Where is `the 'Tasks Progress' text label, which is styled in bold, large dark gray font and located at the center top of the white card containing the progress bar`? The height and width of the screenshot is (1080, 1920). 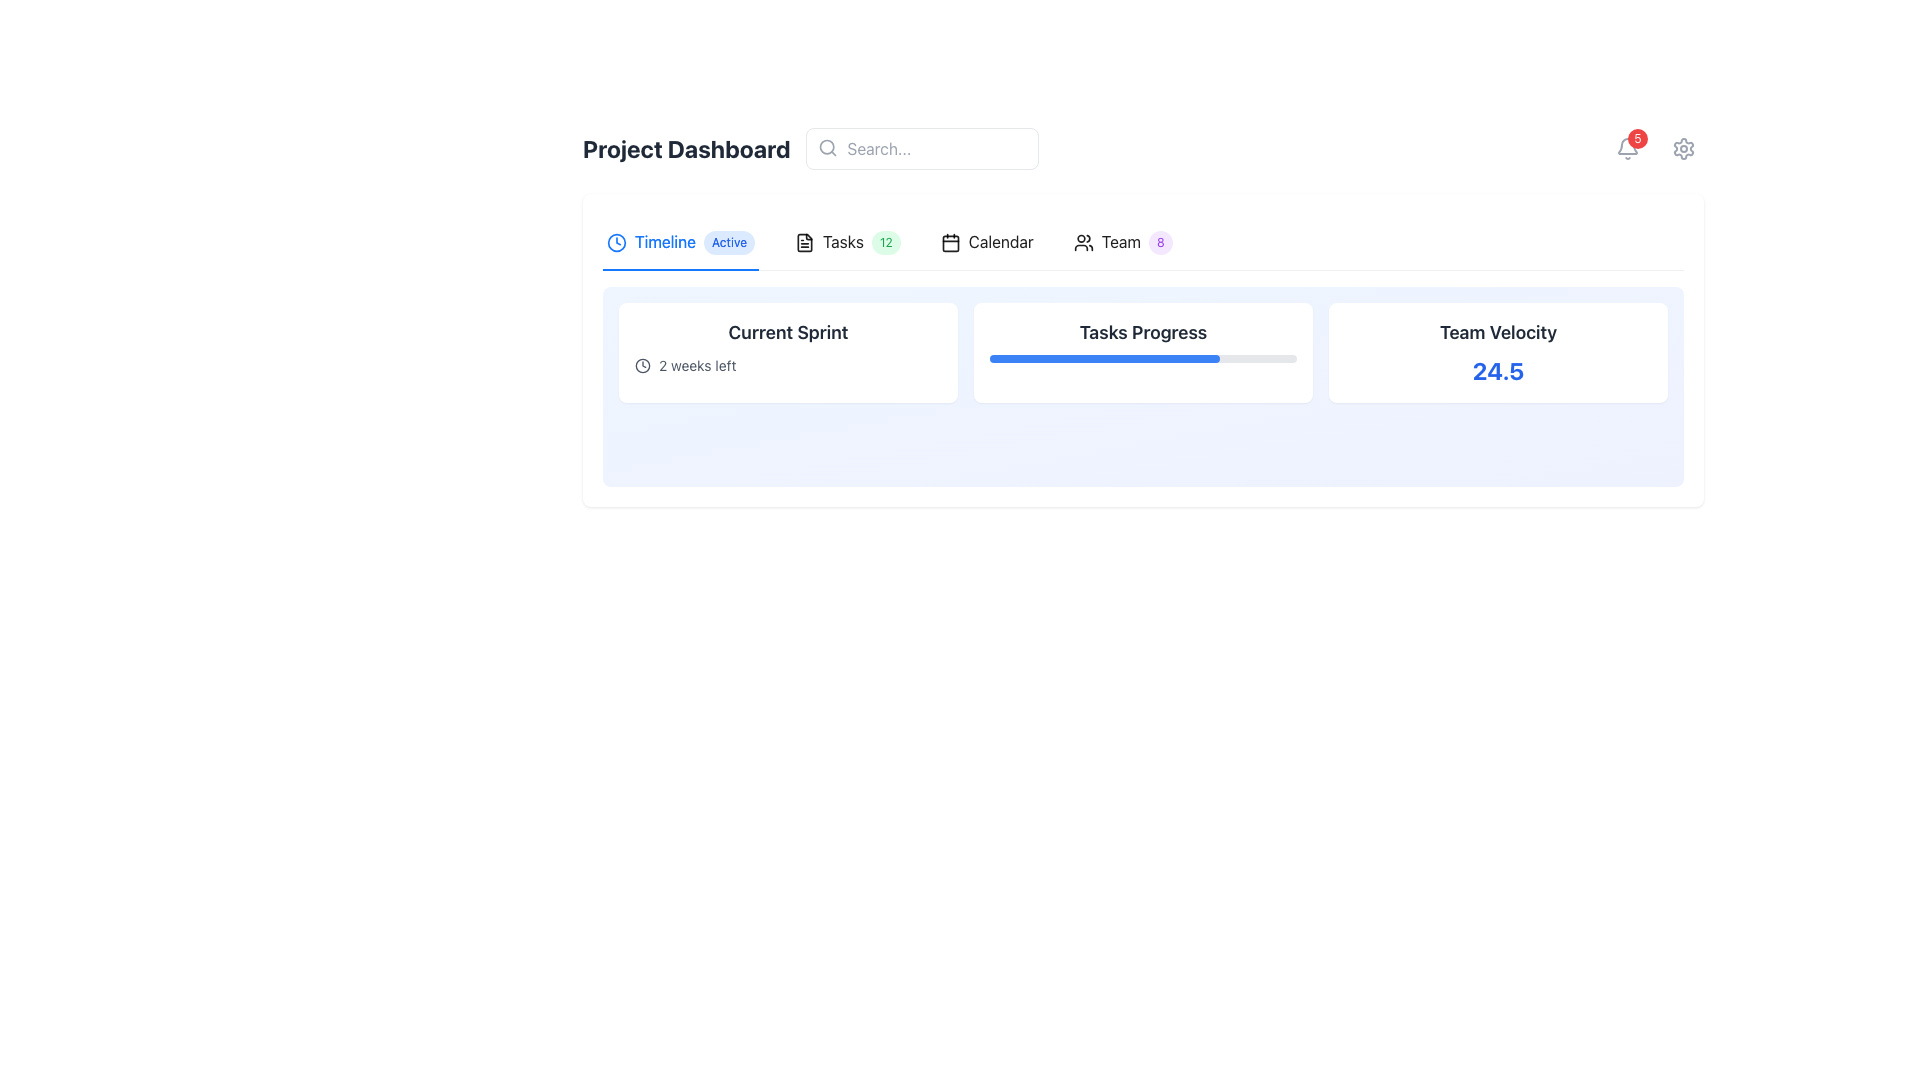 the 'Tasks Progress' text label, which is styled in bold, large dark gray font and located at the center top of the white card containing the progress bar is located at coordinates (1143, 332).